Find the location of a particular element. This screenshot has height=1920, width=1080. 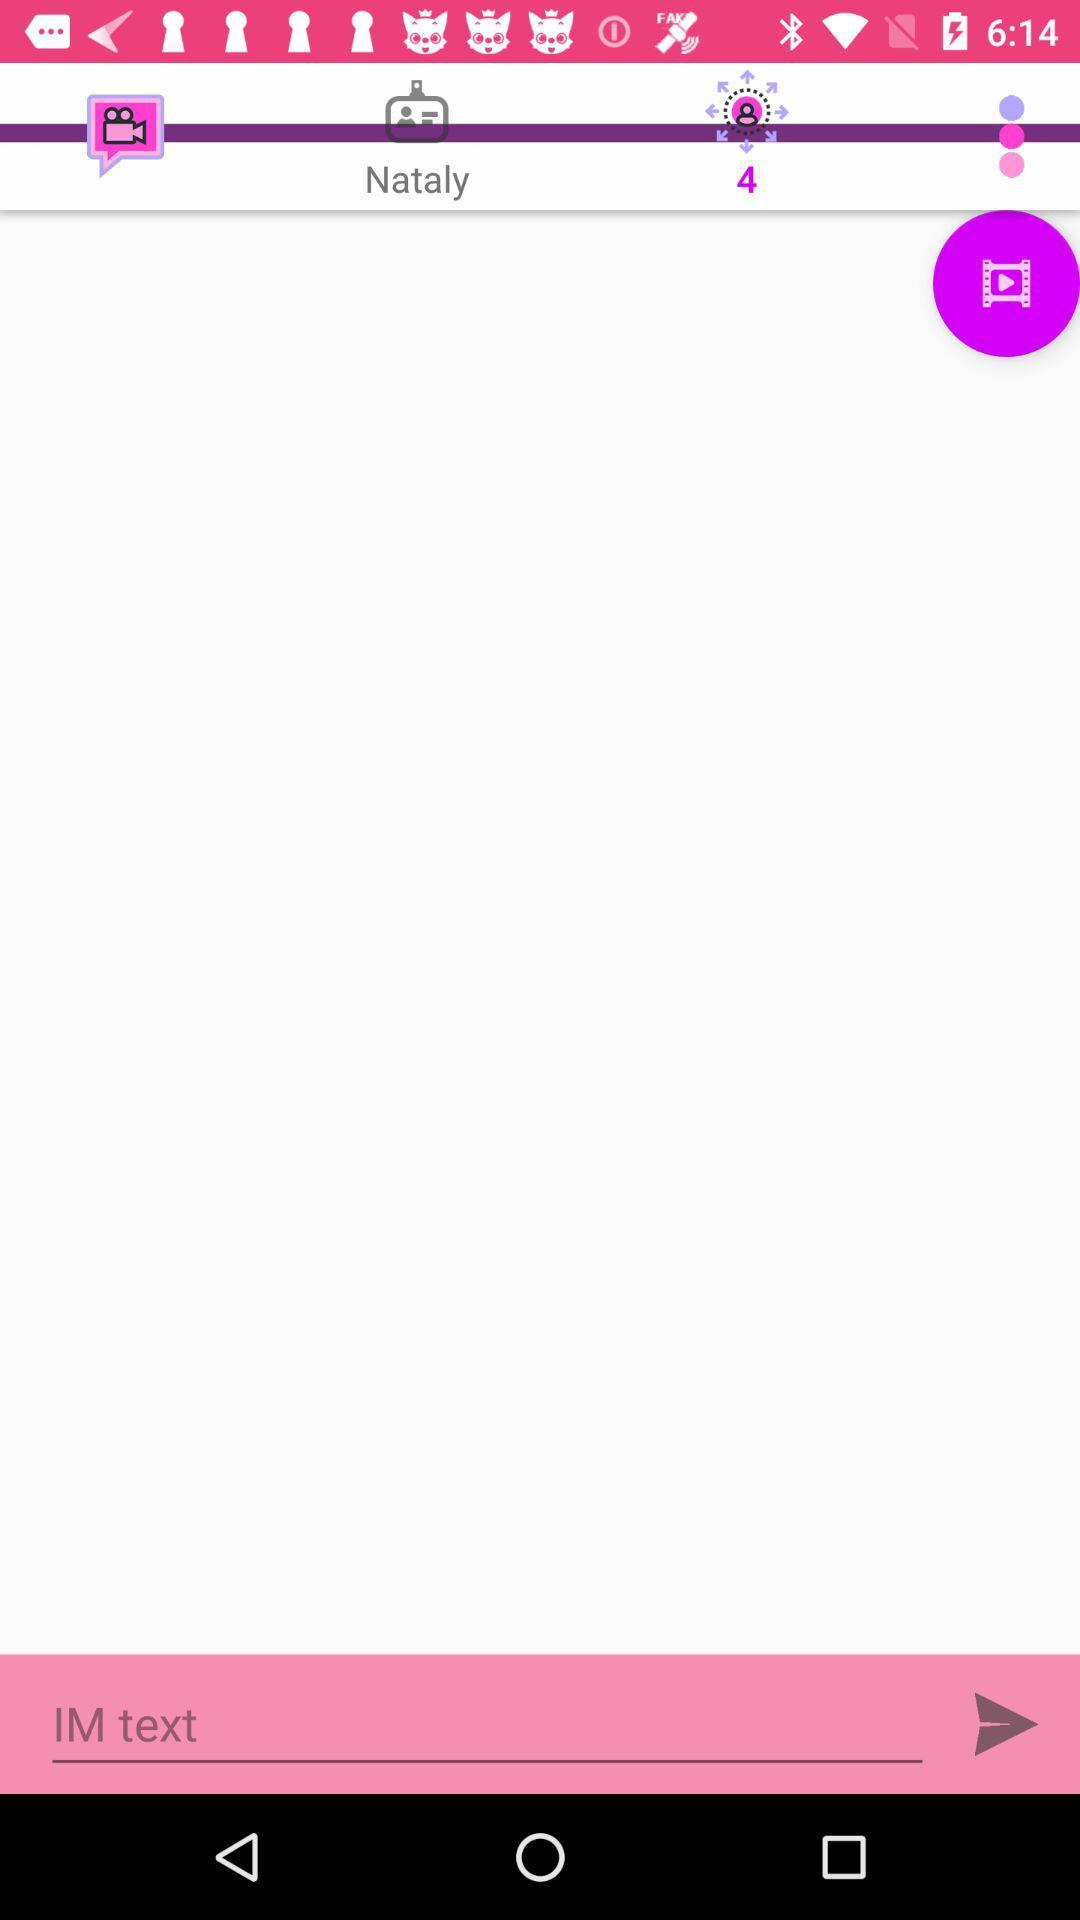

the send icon is located at coordinates (1006, 1723).